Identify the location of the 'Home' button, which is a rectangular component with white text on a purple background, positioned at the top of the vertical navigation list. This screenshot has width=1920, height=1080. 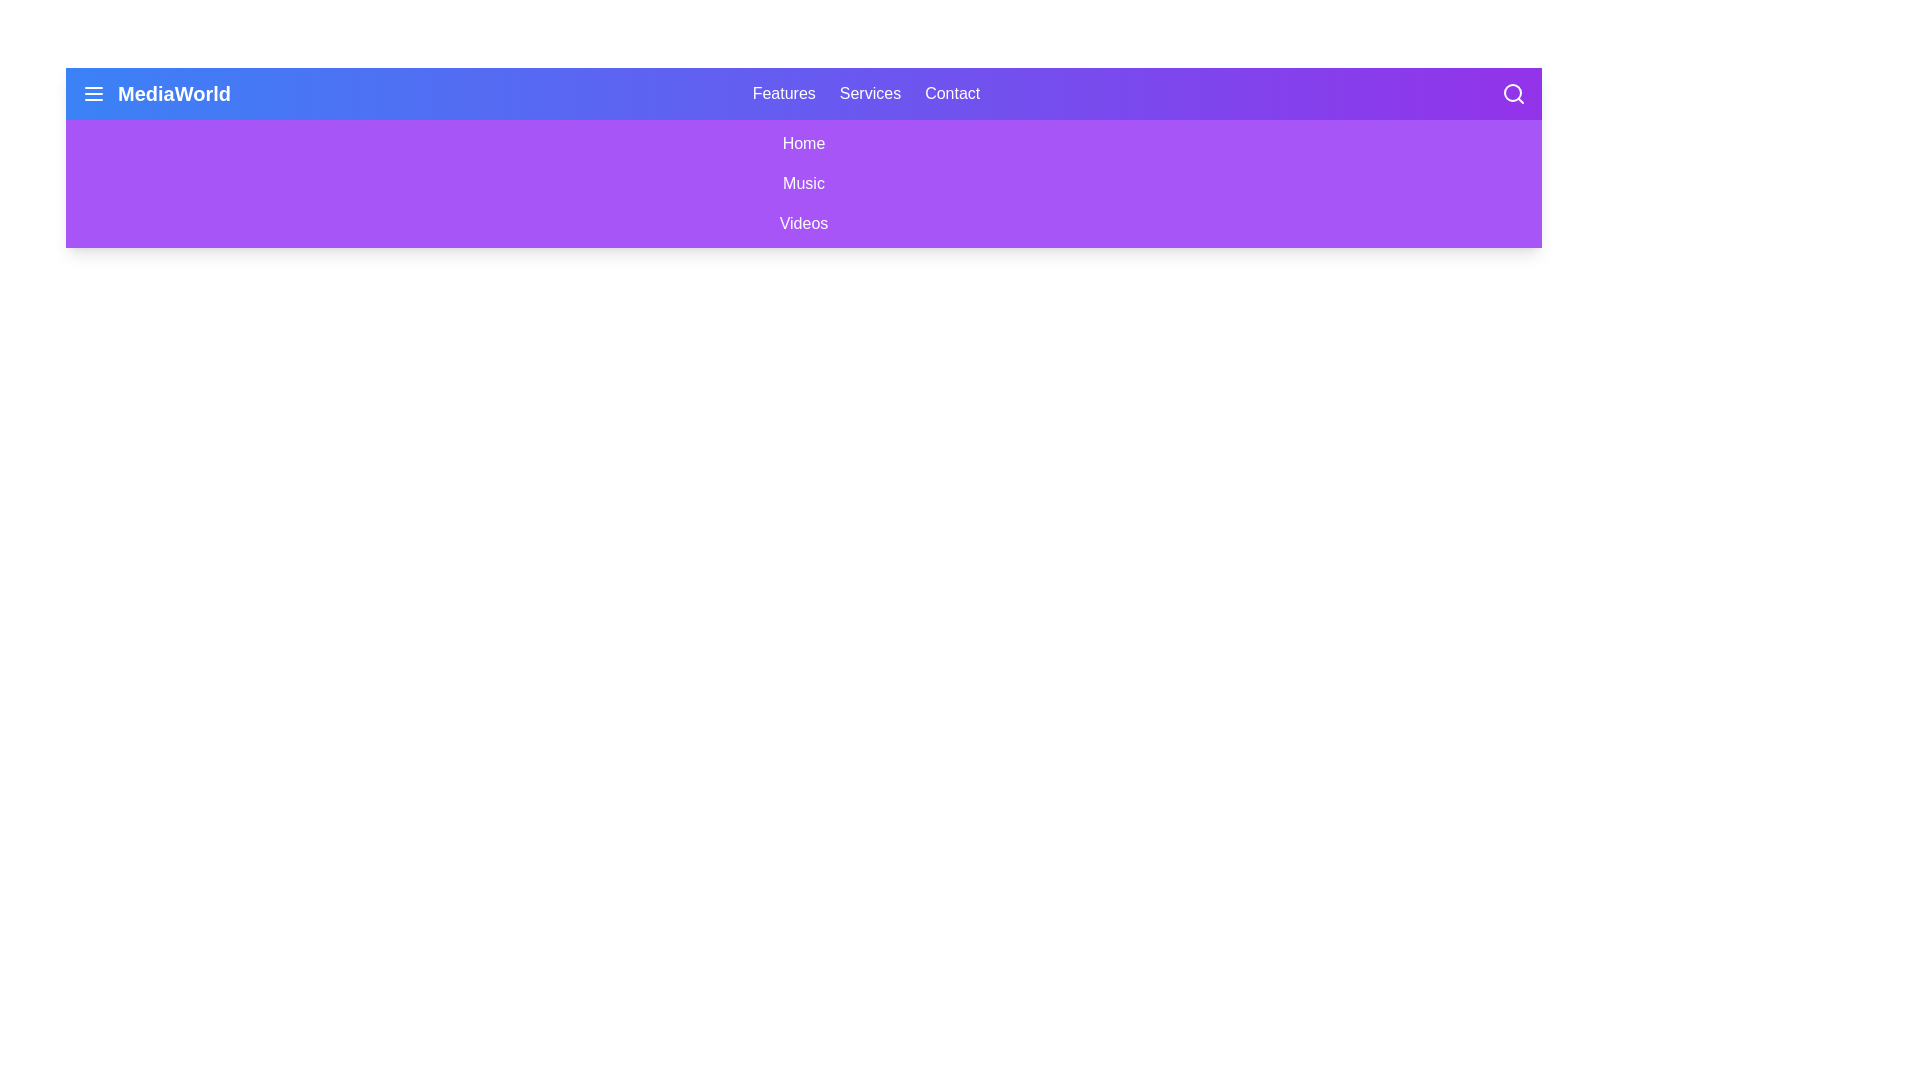
(804, 142).